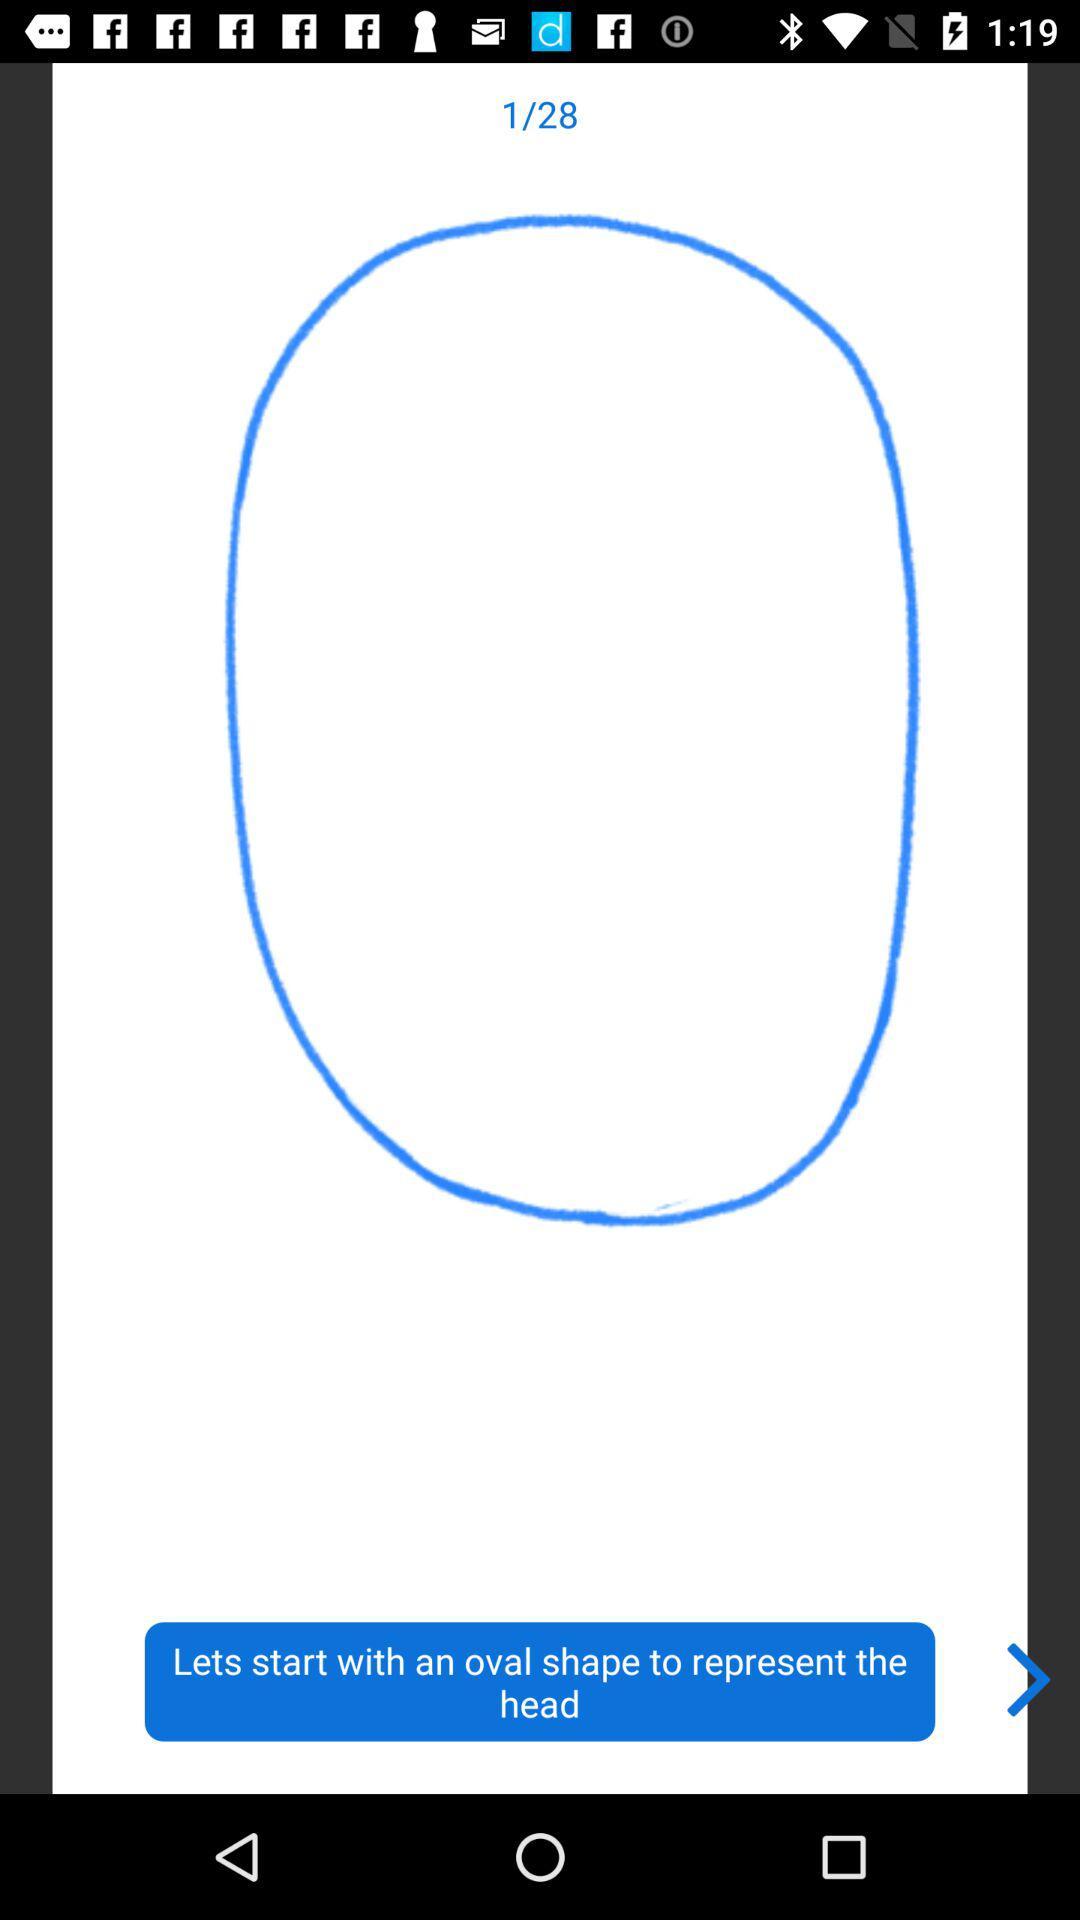  What do you see at coordinates (1030, 1675) in the screenshot?
I see `the item at the bottom right corner` at bounding box center [1030, 1675].